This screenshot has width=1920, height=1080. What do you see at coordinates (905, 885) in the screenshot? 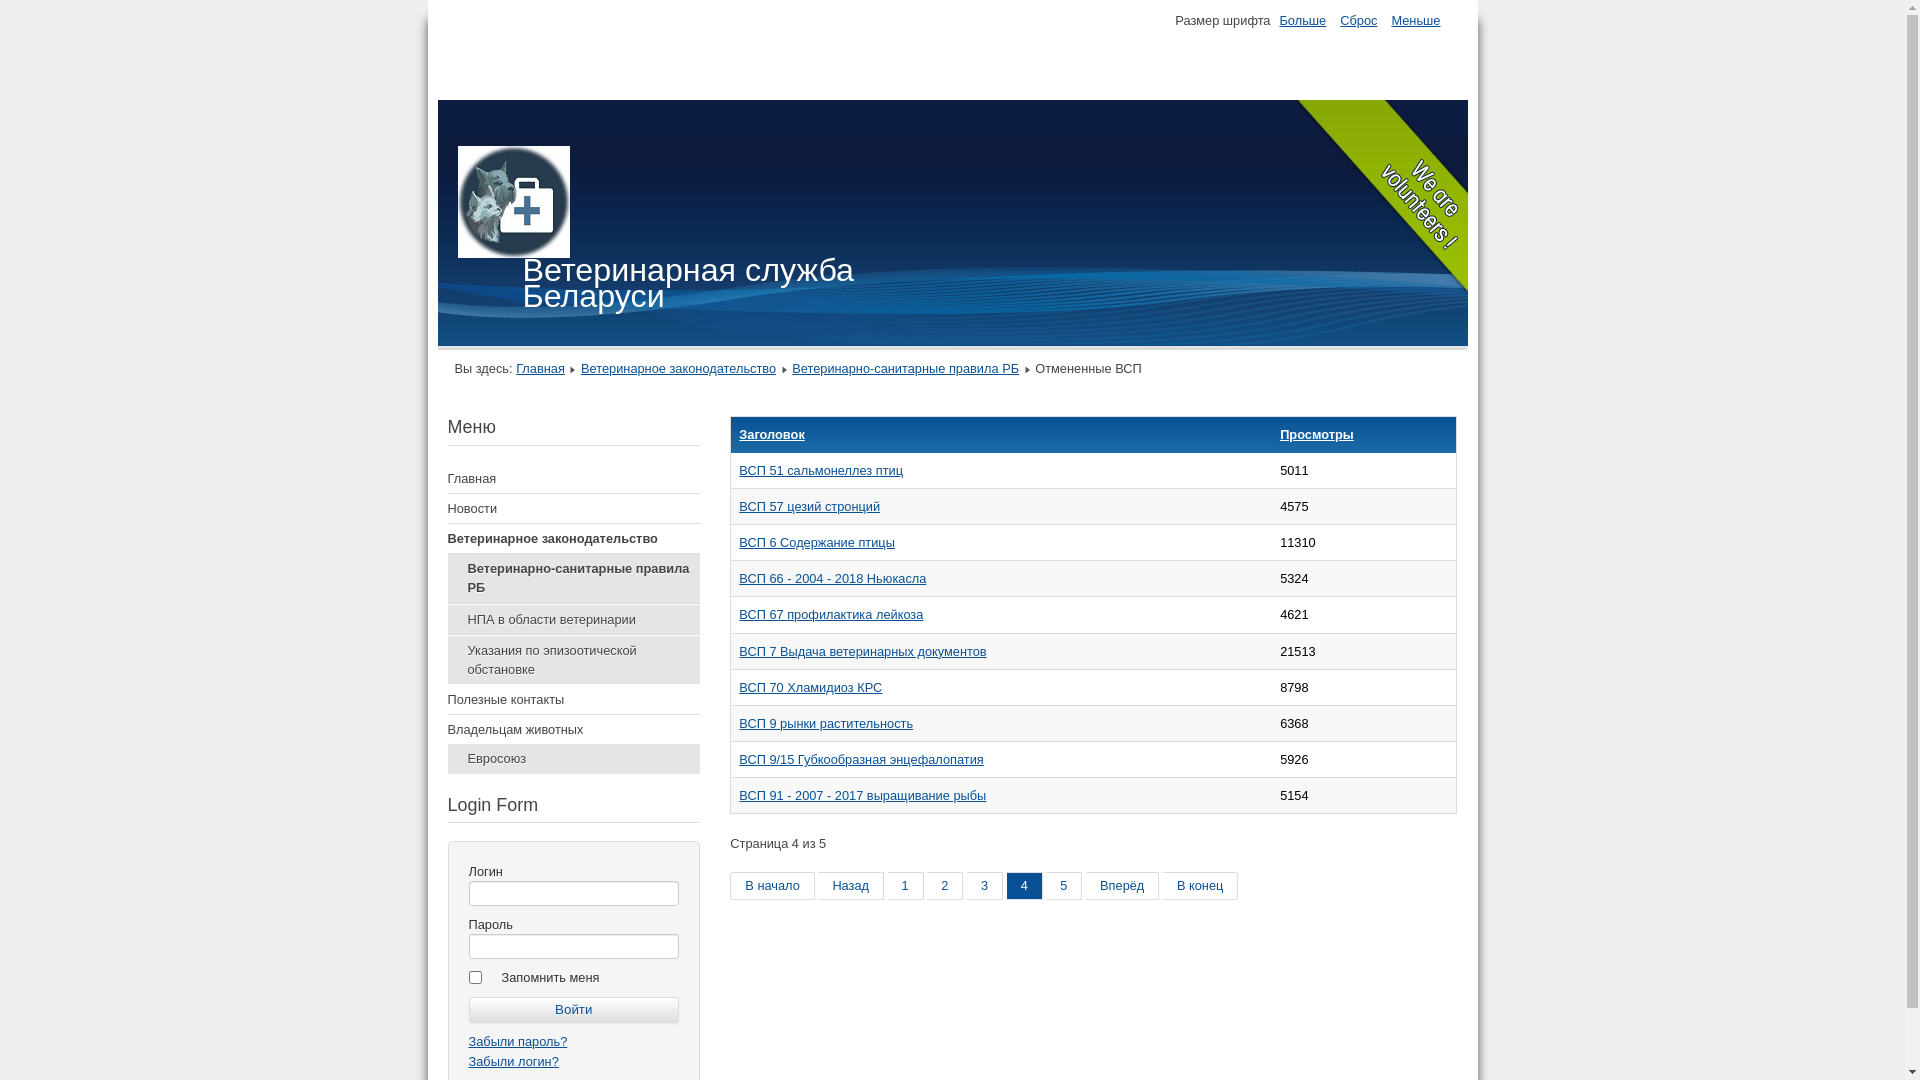
I see `'1'` at bounding box center [905, 885].